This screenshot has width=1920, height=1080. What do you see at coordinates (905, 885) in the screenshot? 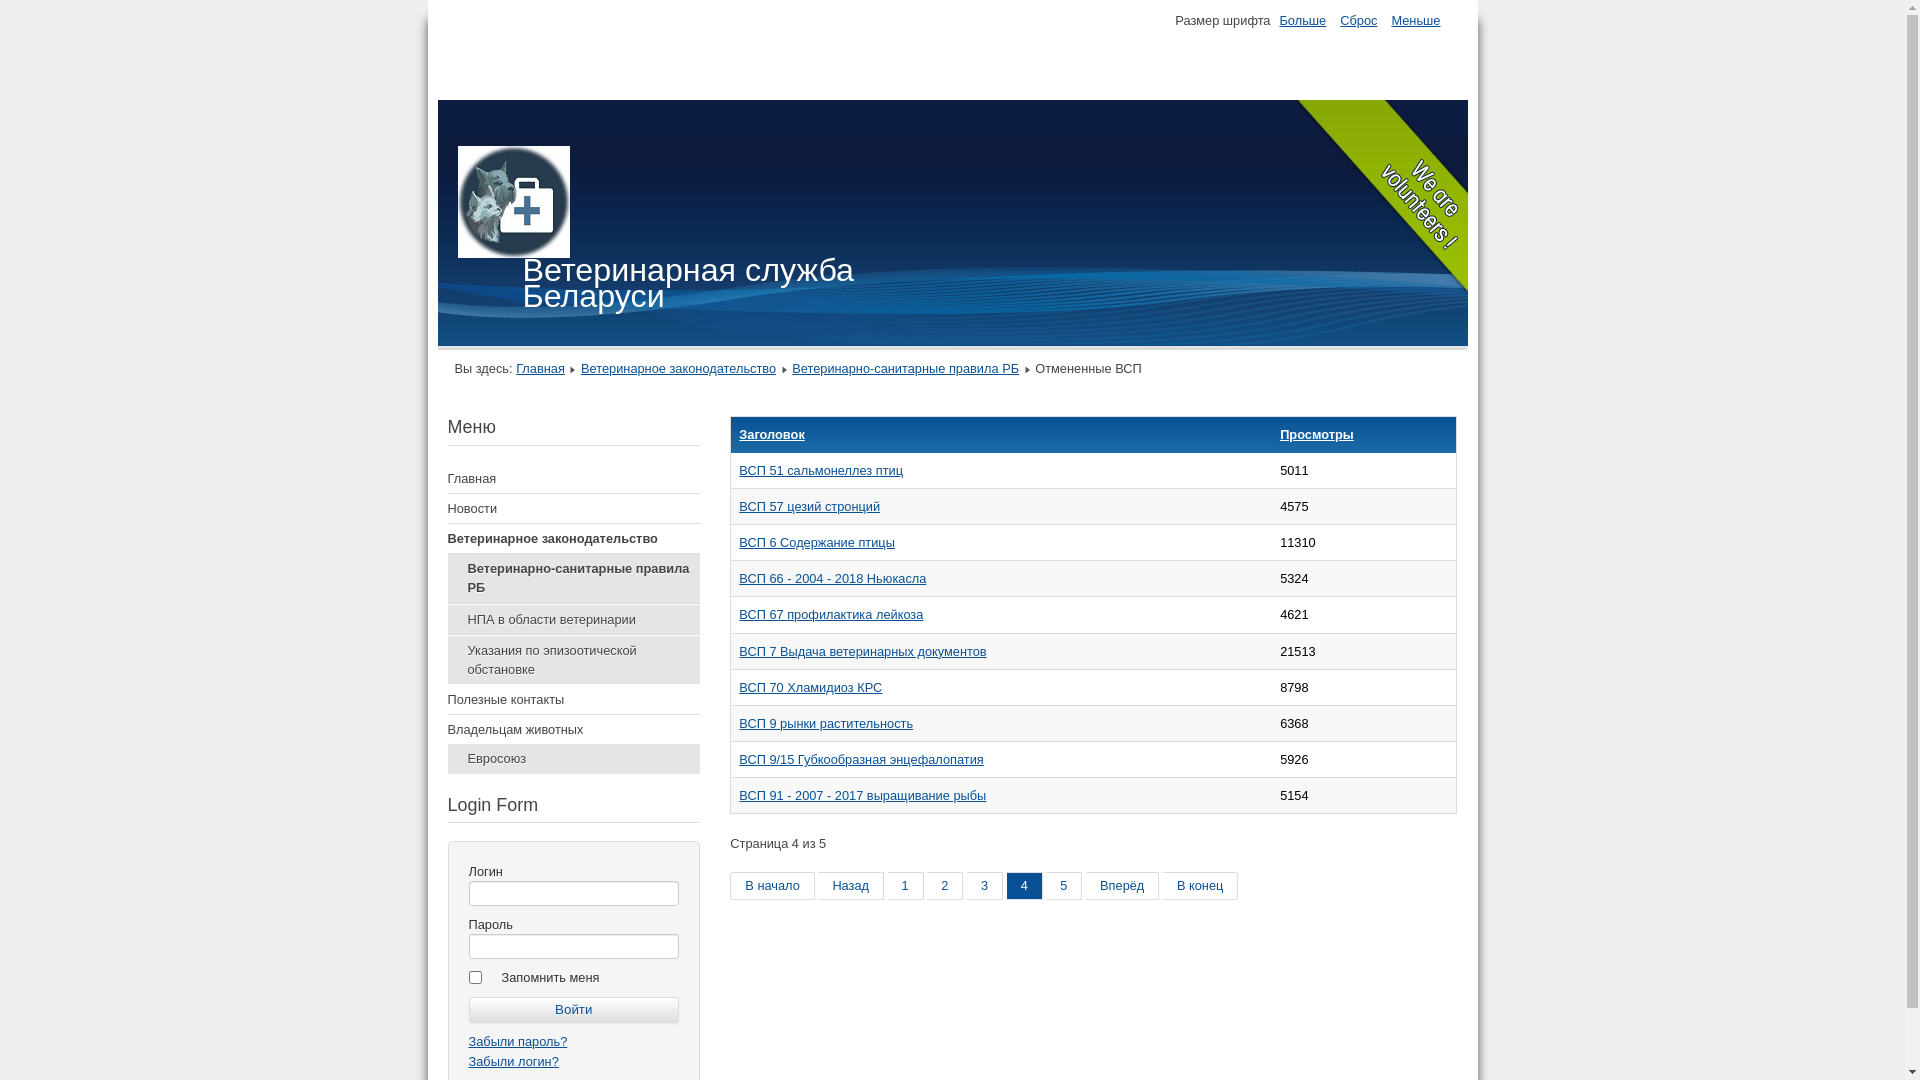
I see `'1'` at bounding box center [905, 885].